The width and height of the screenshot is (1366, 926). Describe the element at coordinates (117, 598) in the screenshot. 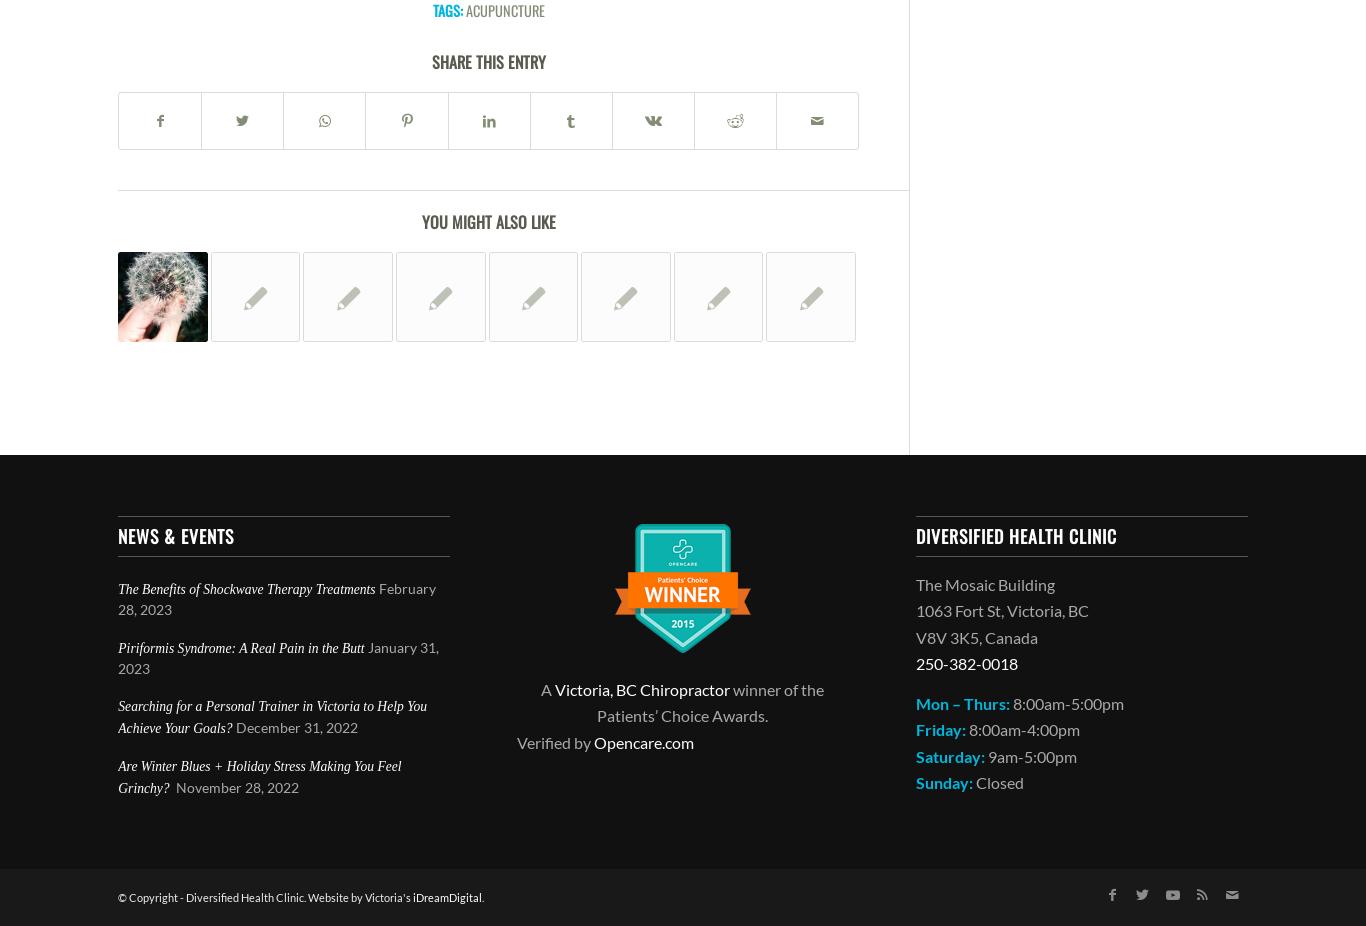

I see `'February 28, 2023'` at that location.